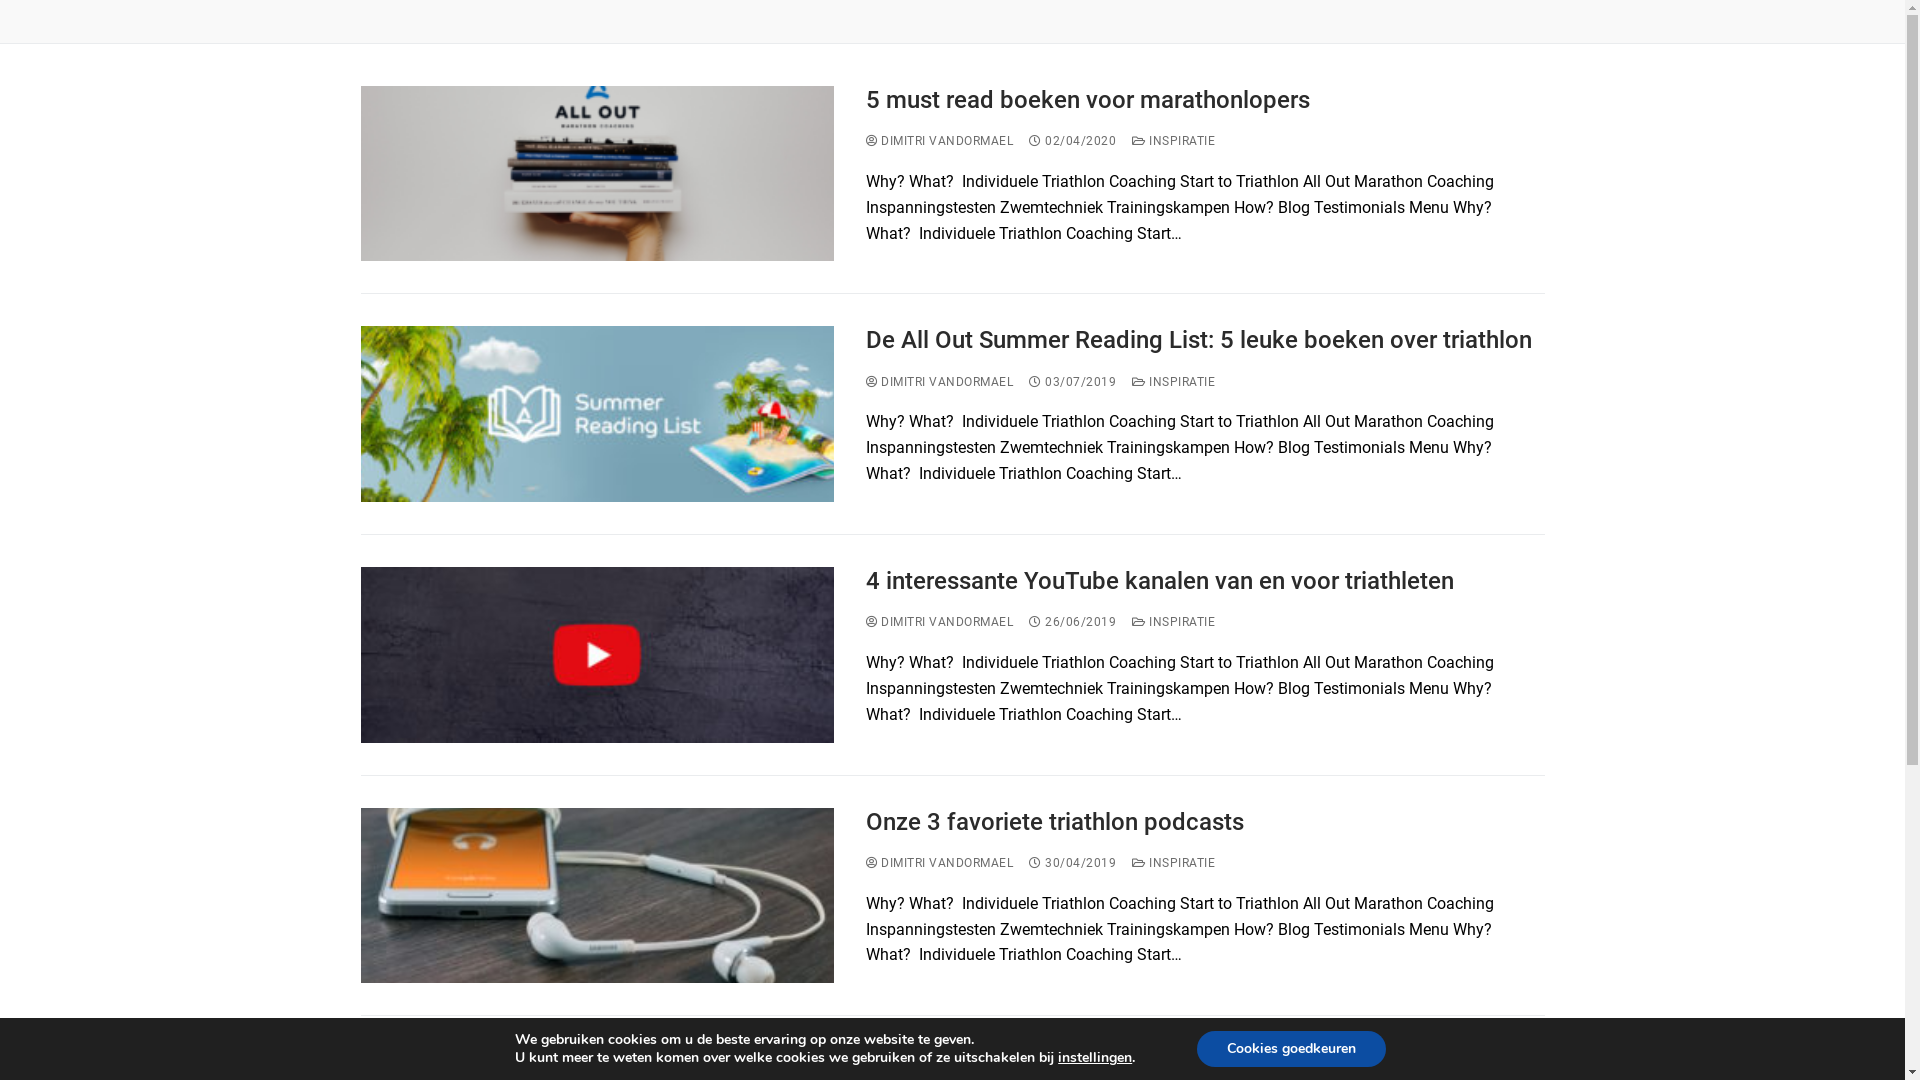 The height and width of the screenshot is (1080, 1920). What do you see at coordinates (1291, 1048) in the screenshot?
I see `'Cookies goedkeuren'` at bounding box center [1291, 1048].